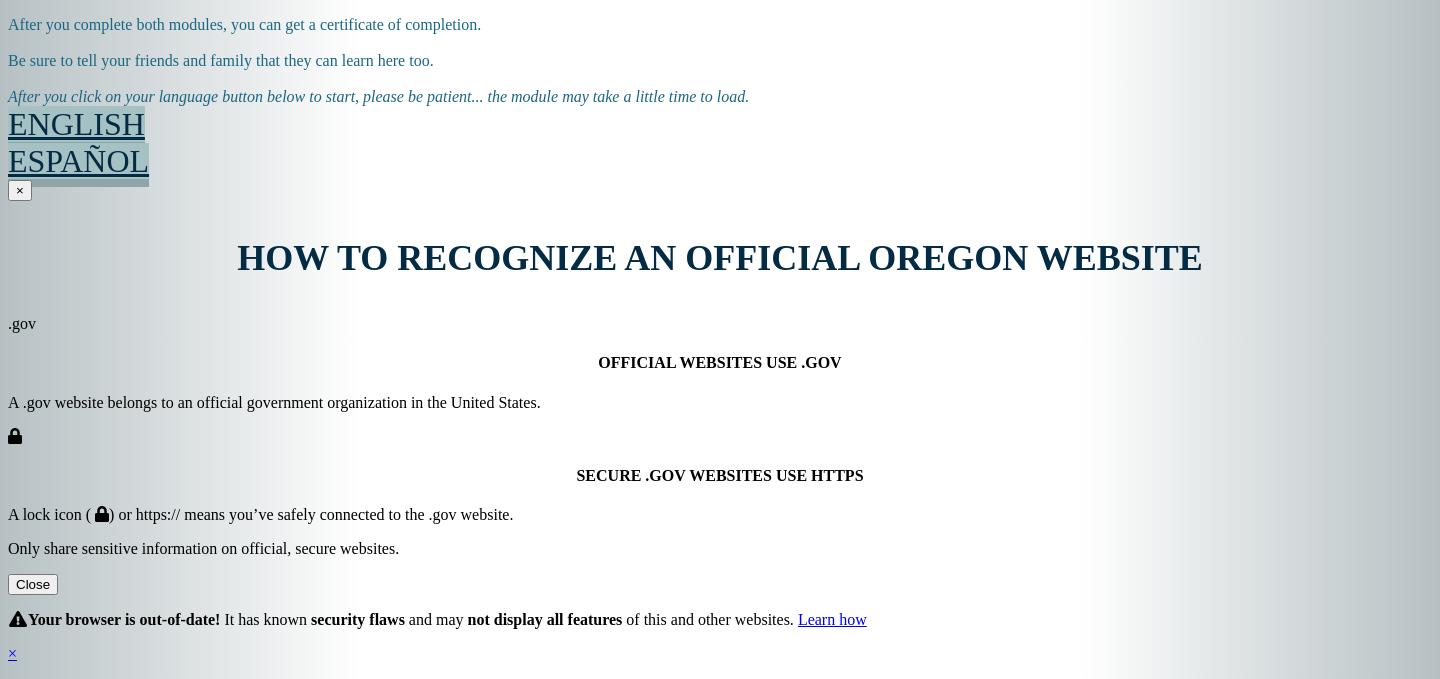 This screenshot has height=679, width=1440. What do you see at coordinates (50, 513) in the screenshot?
I see `'A lock icon ('` at bounding box center [50, 513].